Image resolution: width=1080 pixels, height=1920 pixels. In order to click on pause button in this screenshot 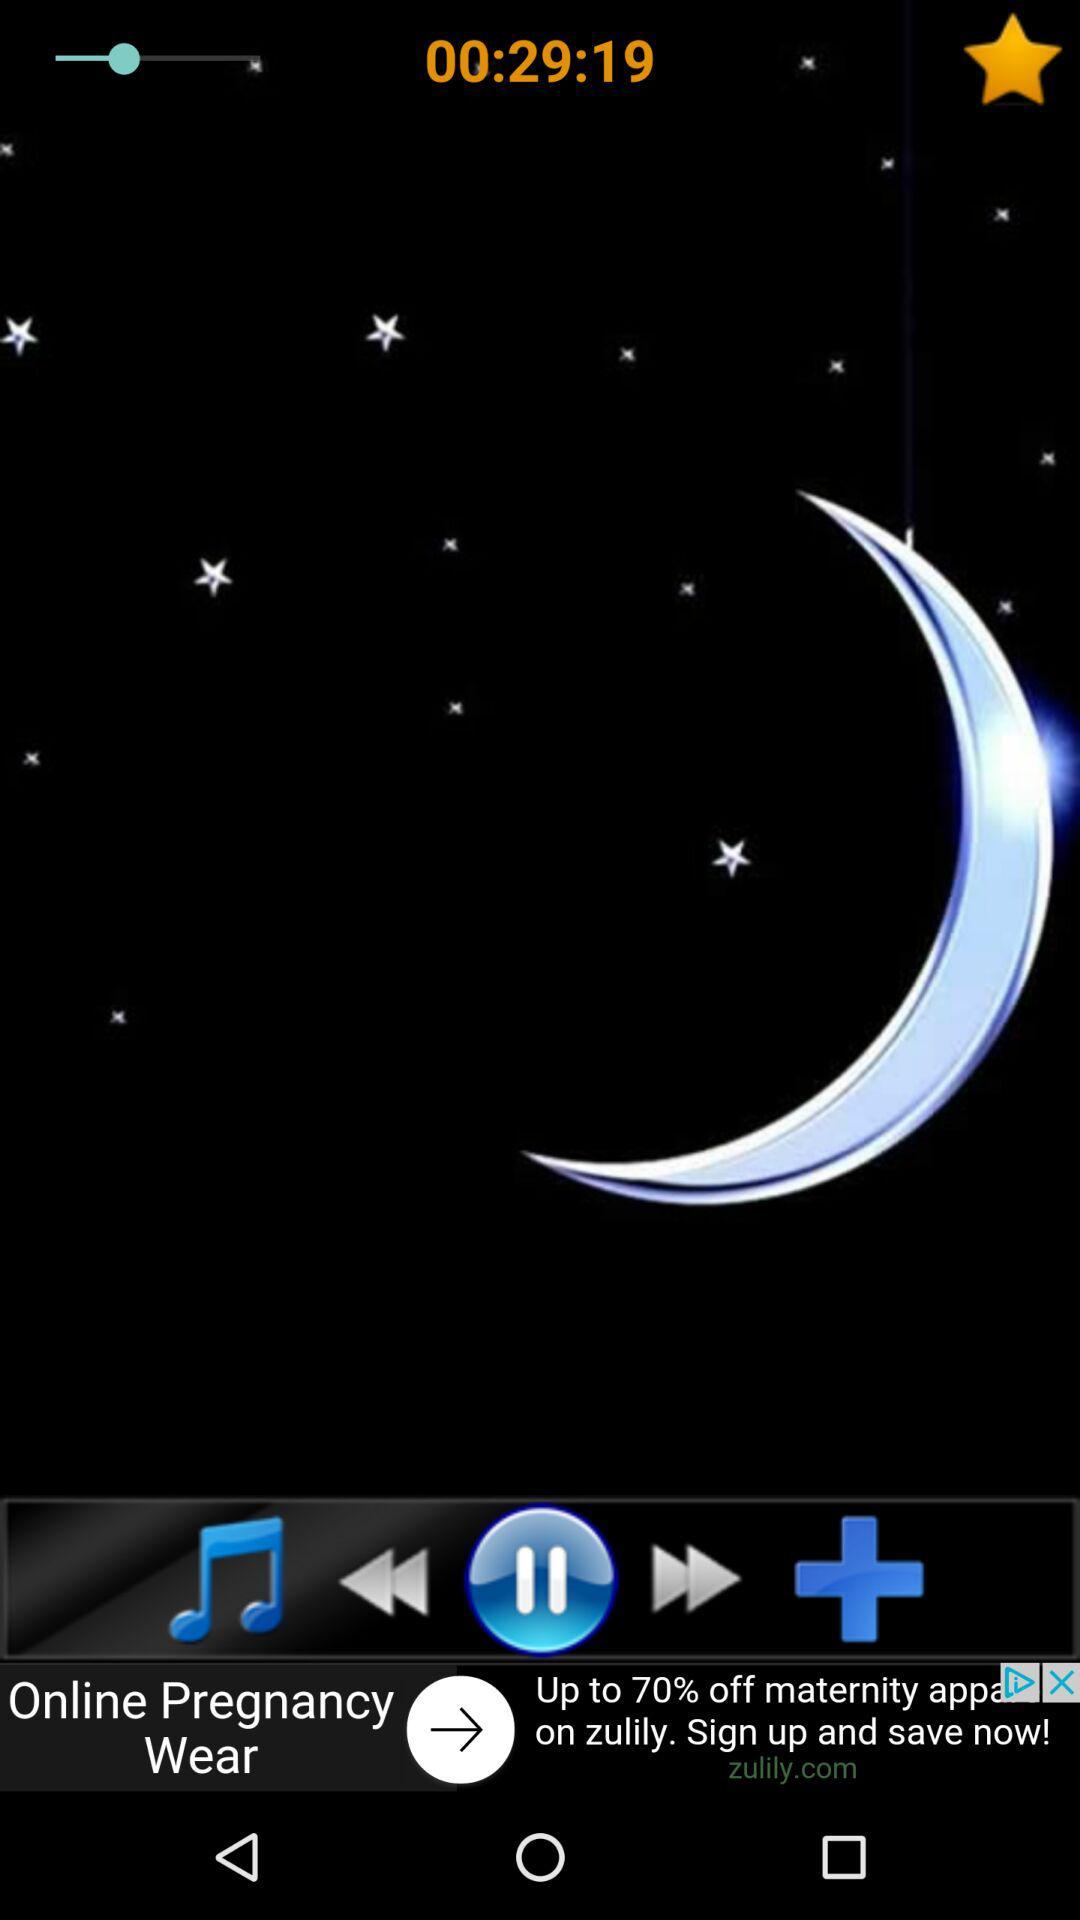, I will do `click(540, 1577)`.